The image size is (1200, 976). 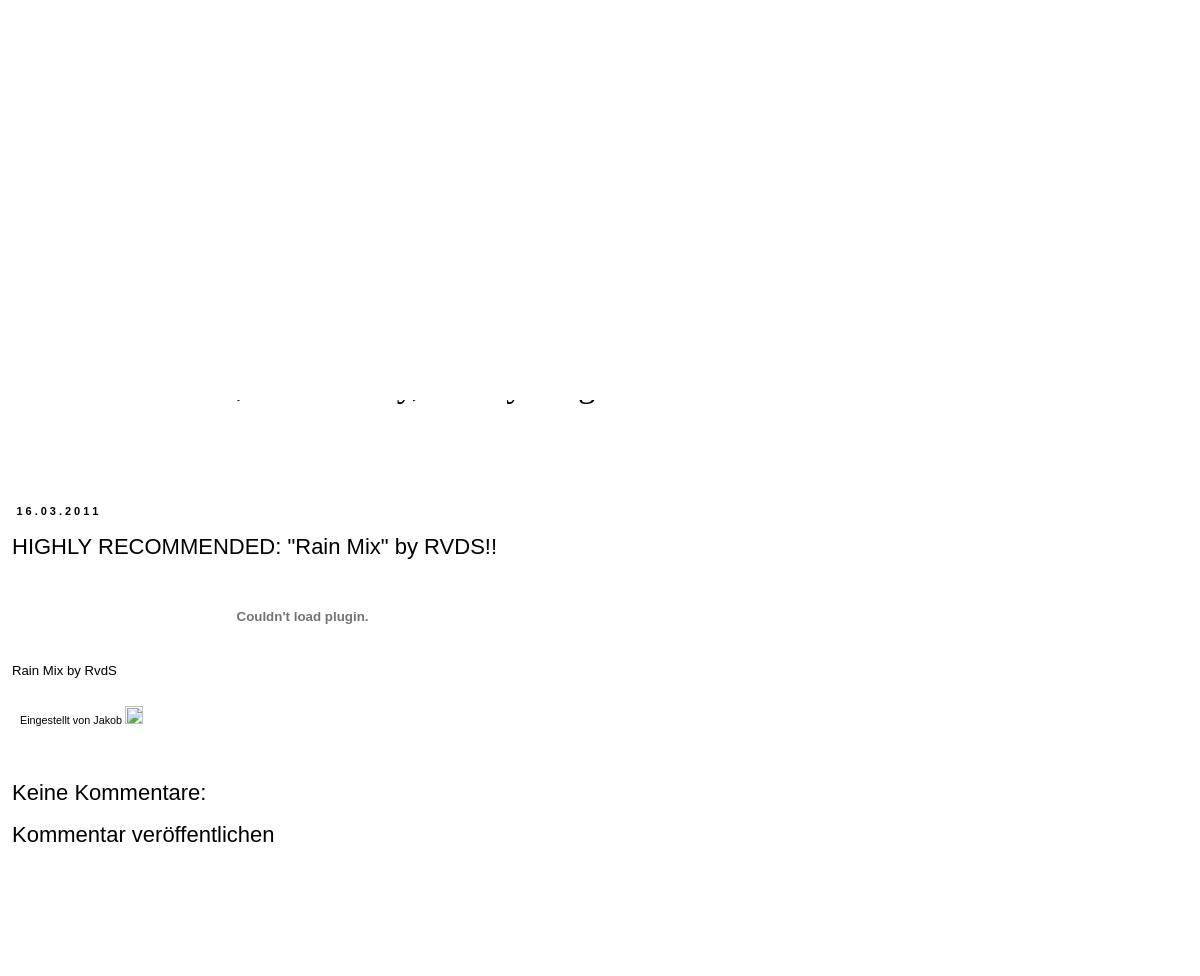 I want to click on '16.03.2011', so click(x=58, y=511).